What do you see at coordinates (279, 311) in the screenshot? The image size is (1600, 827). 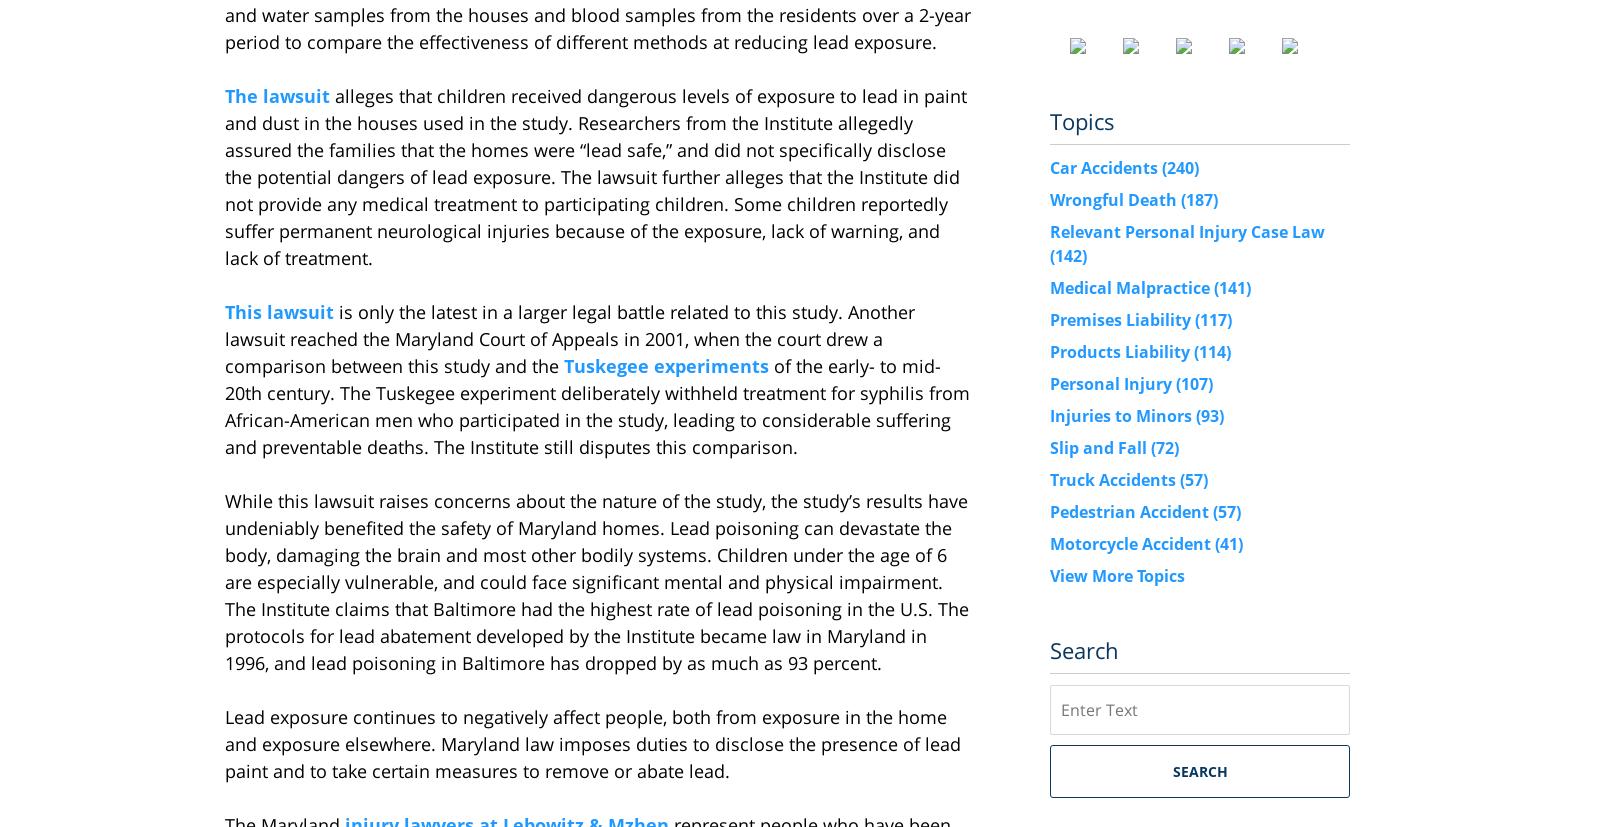 I see `'This lawsuit'` at bounding box center [279, 311].